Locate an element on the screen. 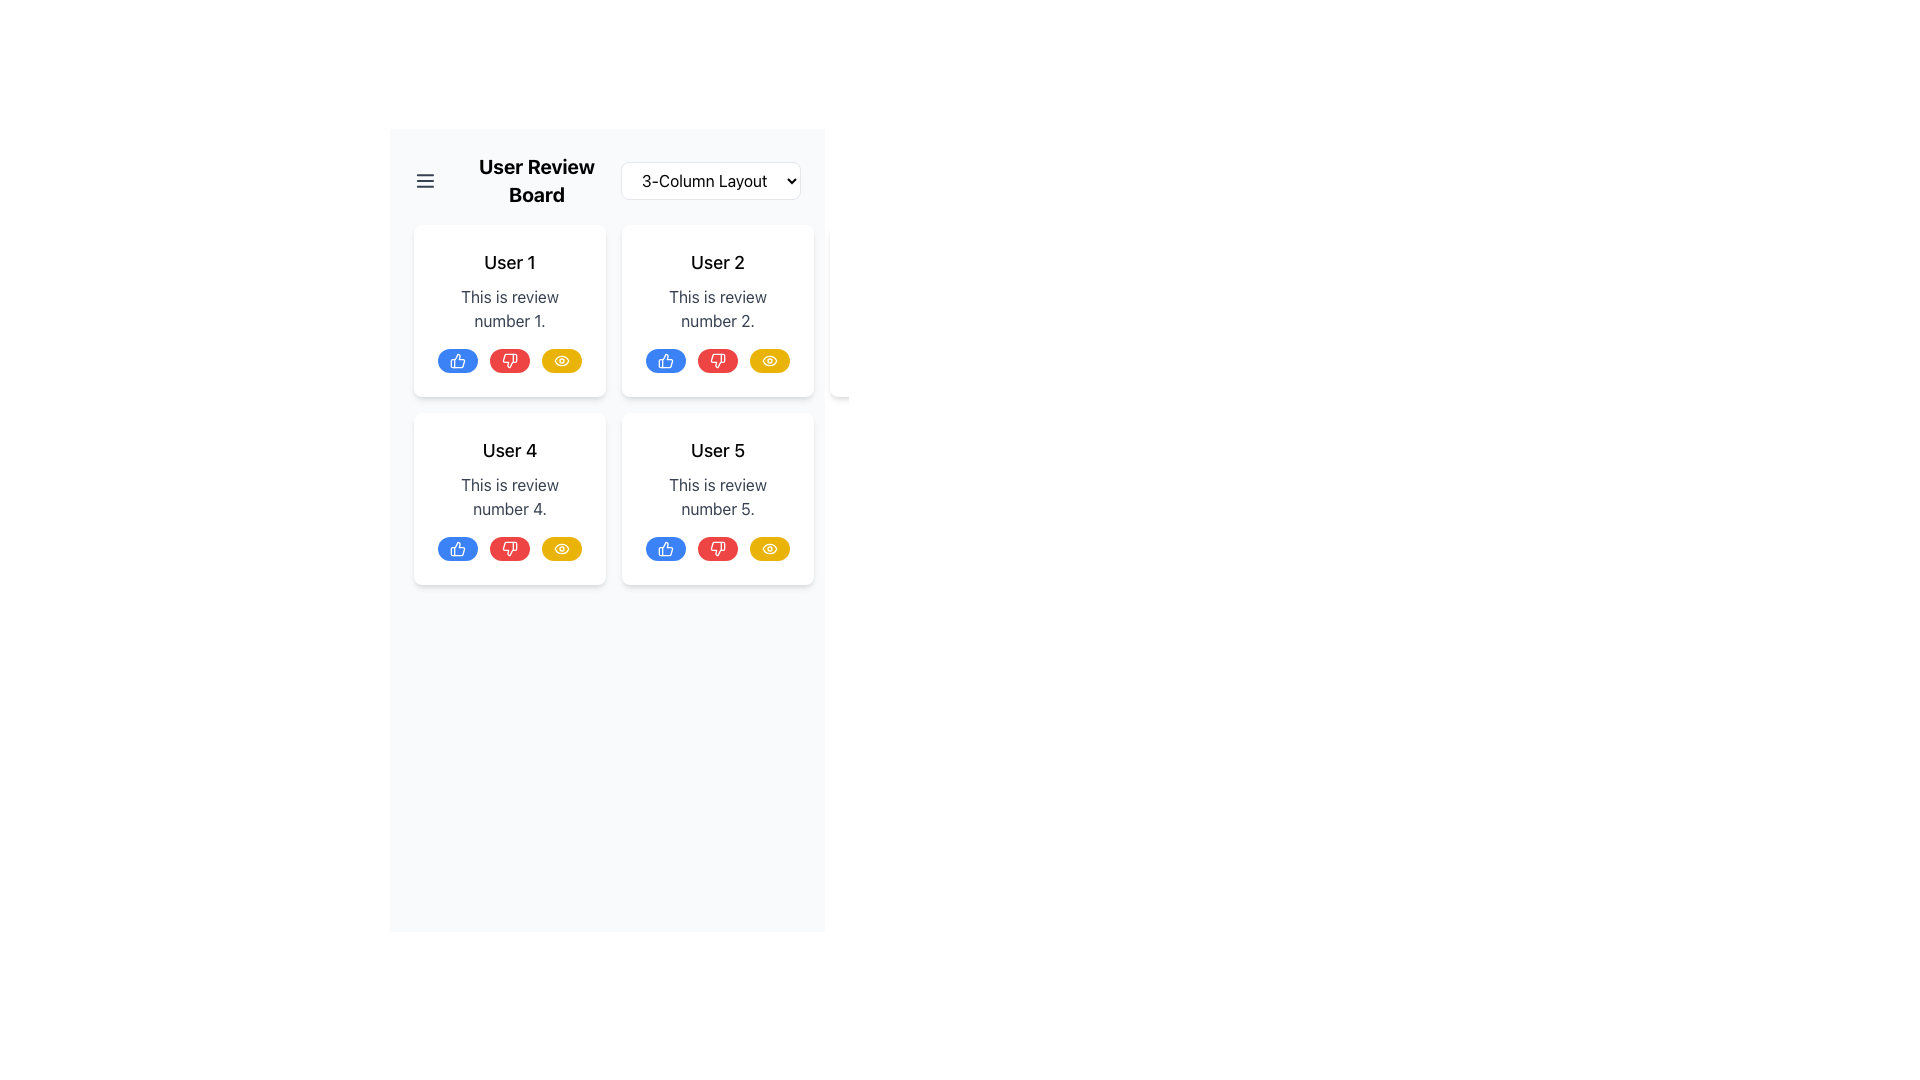 This screenshot has height=1080, width=1920. the middle button that expresses disapproval located below 'User 4' is located at coordinates (509, 548).